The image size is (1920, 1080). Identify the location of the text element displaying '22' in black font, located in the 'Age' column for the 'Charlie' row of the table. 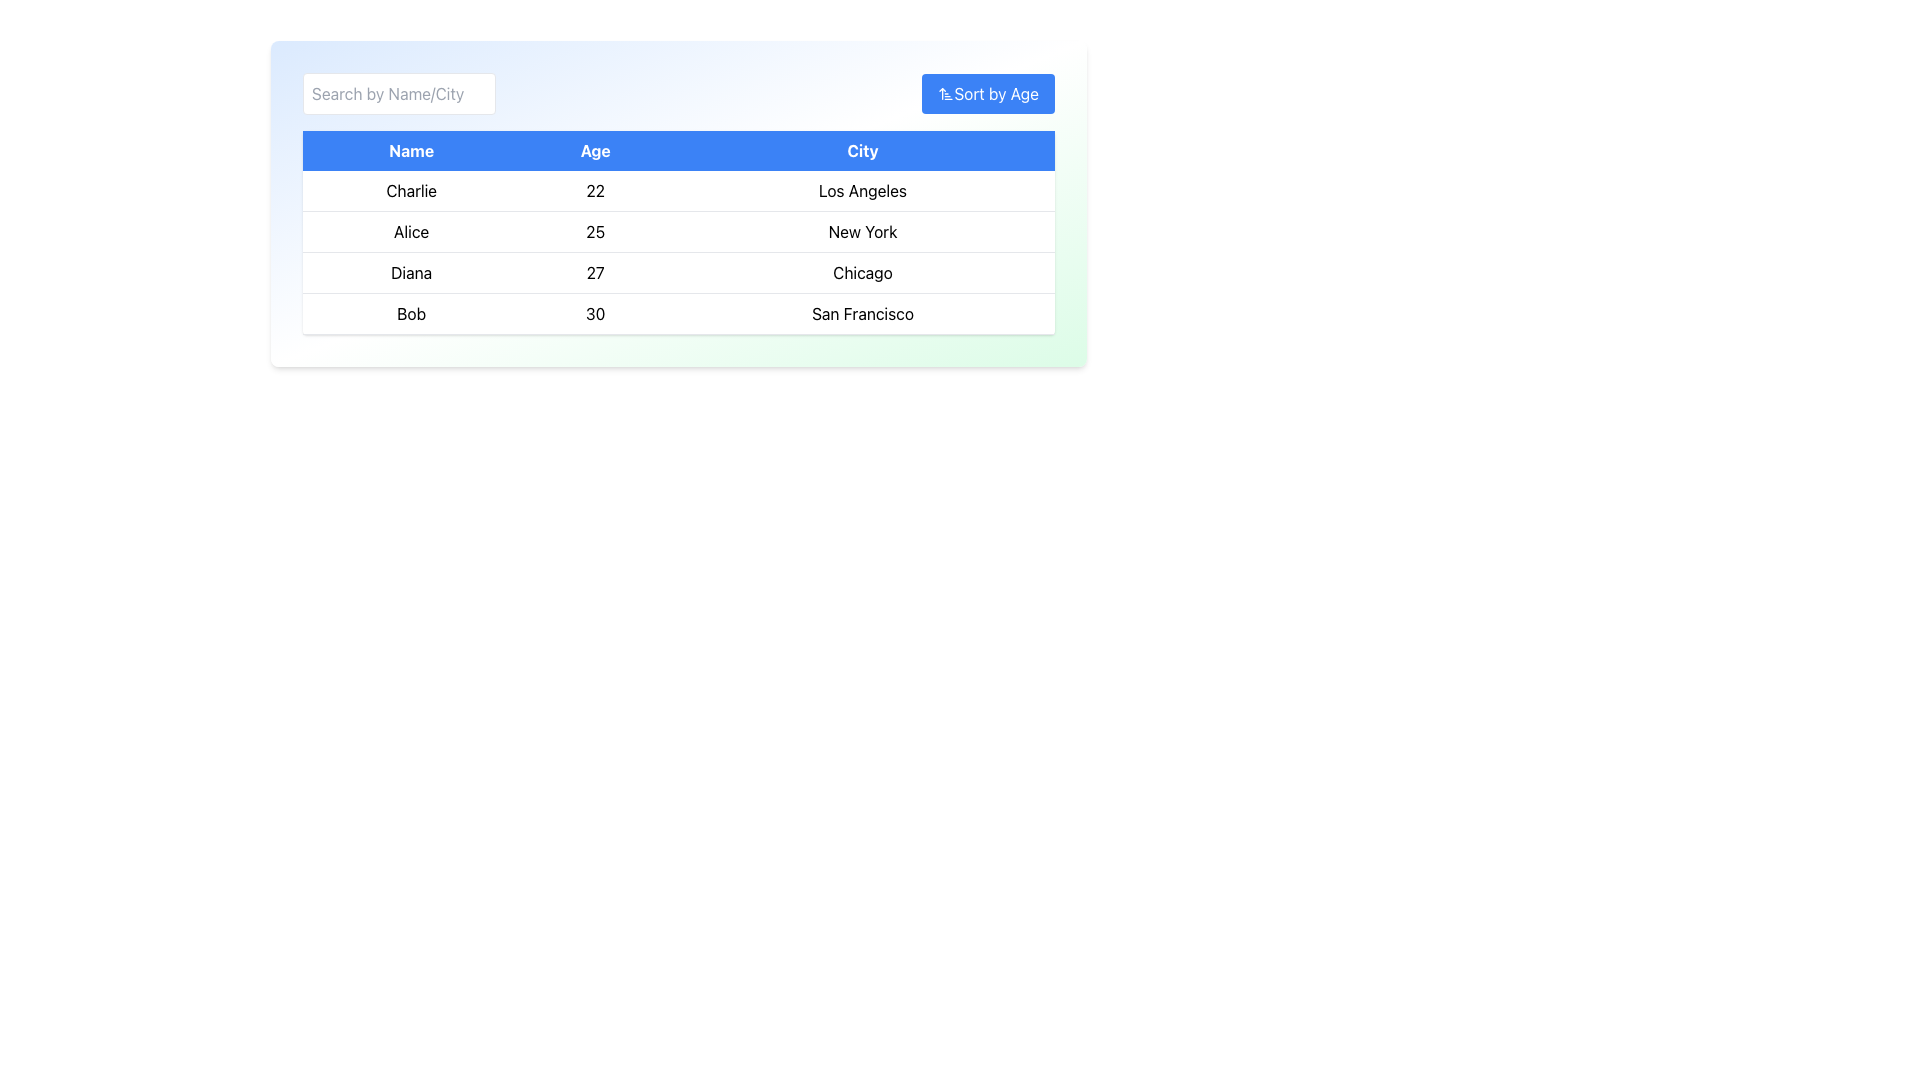
(594, 191).